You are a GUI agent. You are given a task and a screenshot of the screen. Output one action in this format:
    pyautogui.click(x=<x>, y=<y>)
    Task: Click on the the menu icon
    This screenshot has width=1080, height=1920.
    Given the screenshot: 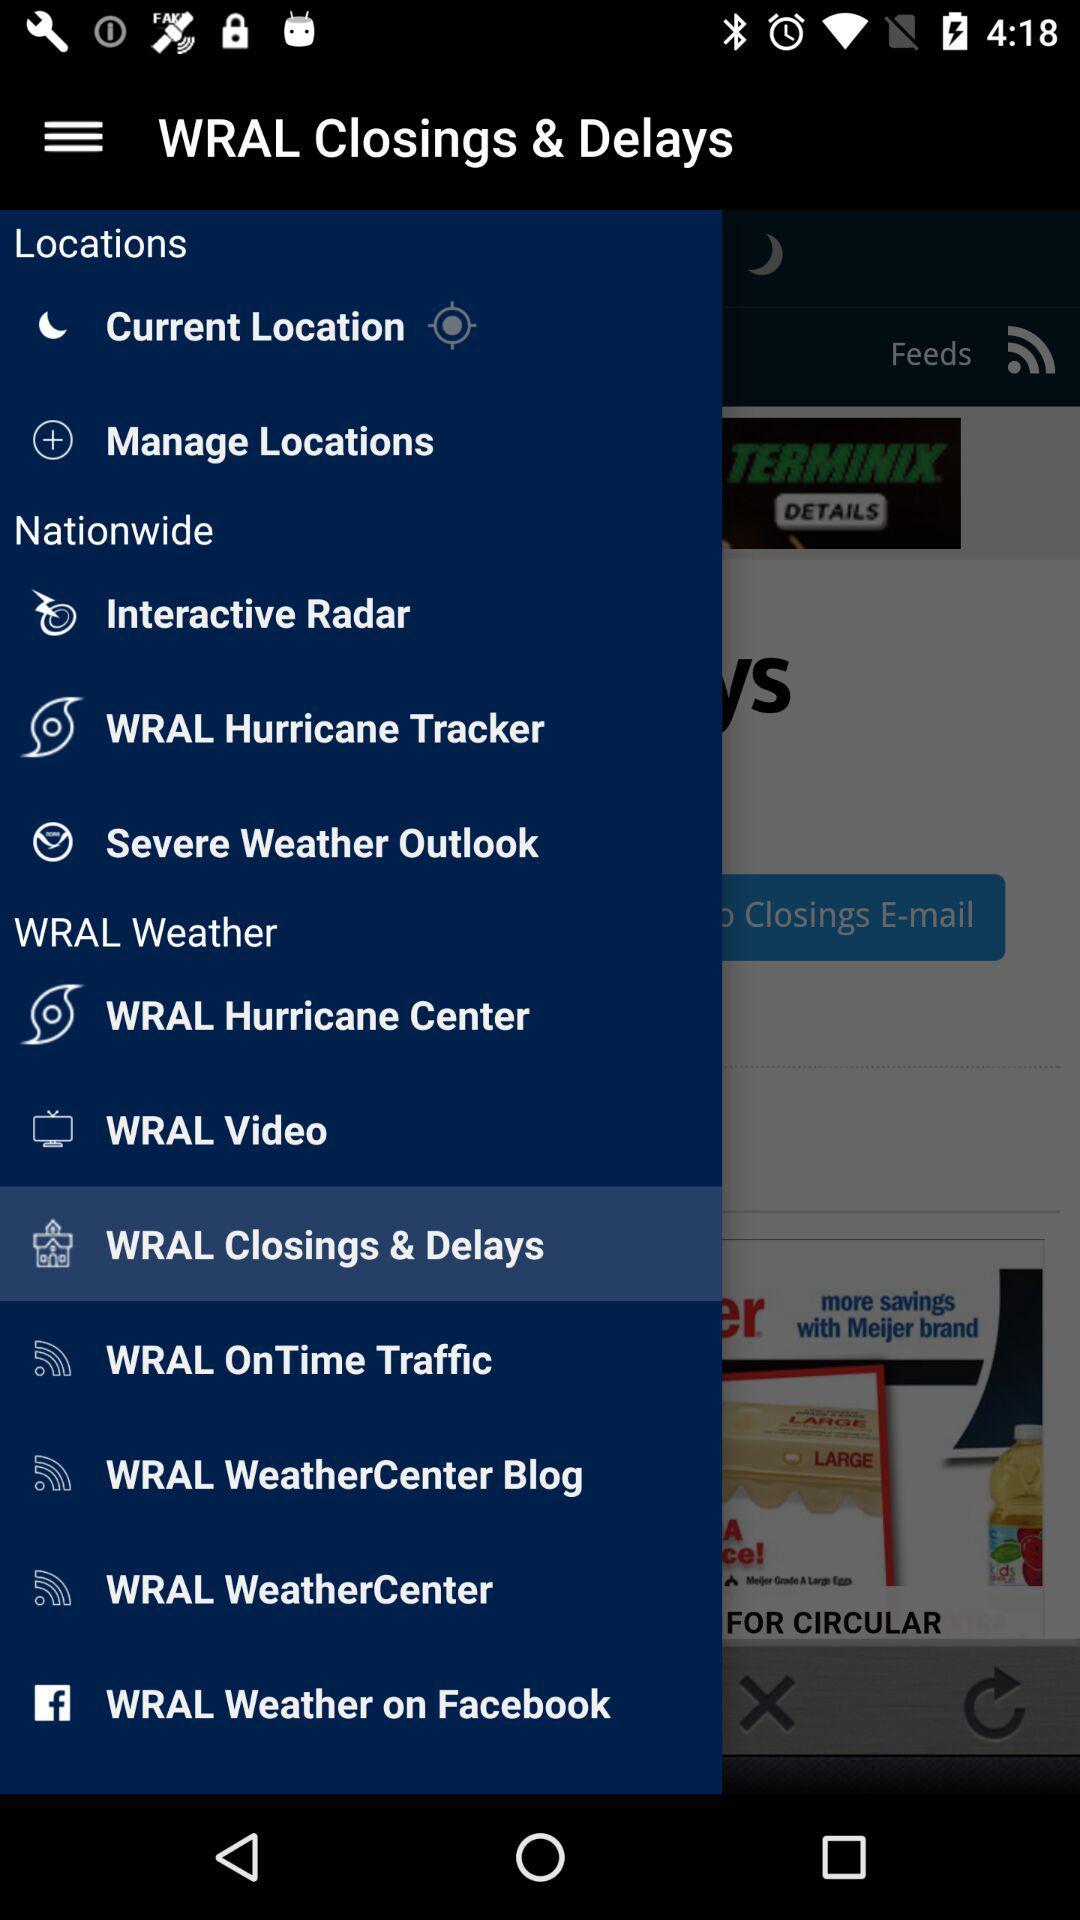 What is the action you would take?
    pyautogui.click(x=72, y=135)
    